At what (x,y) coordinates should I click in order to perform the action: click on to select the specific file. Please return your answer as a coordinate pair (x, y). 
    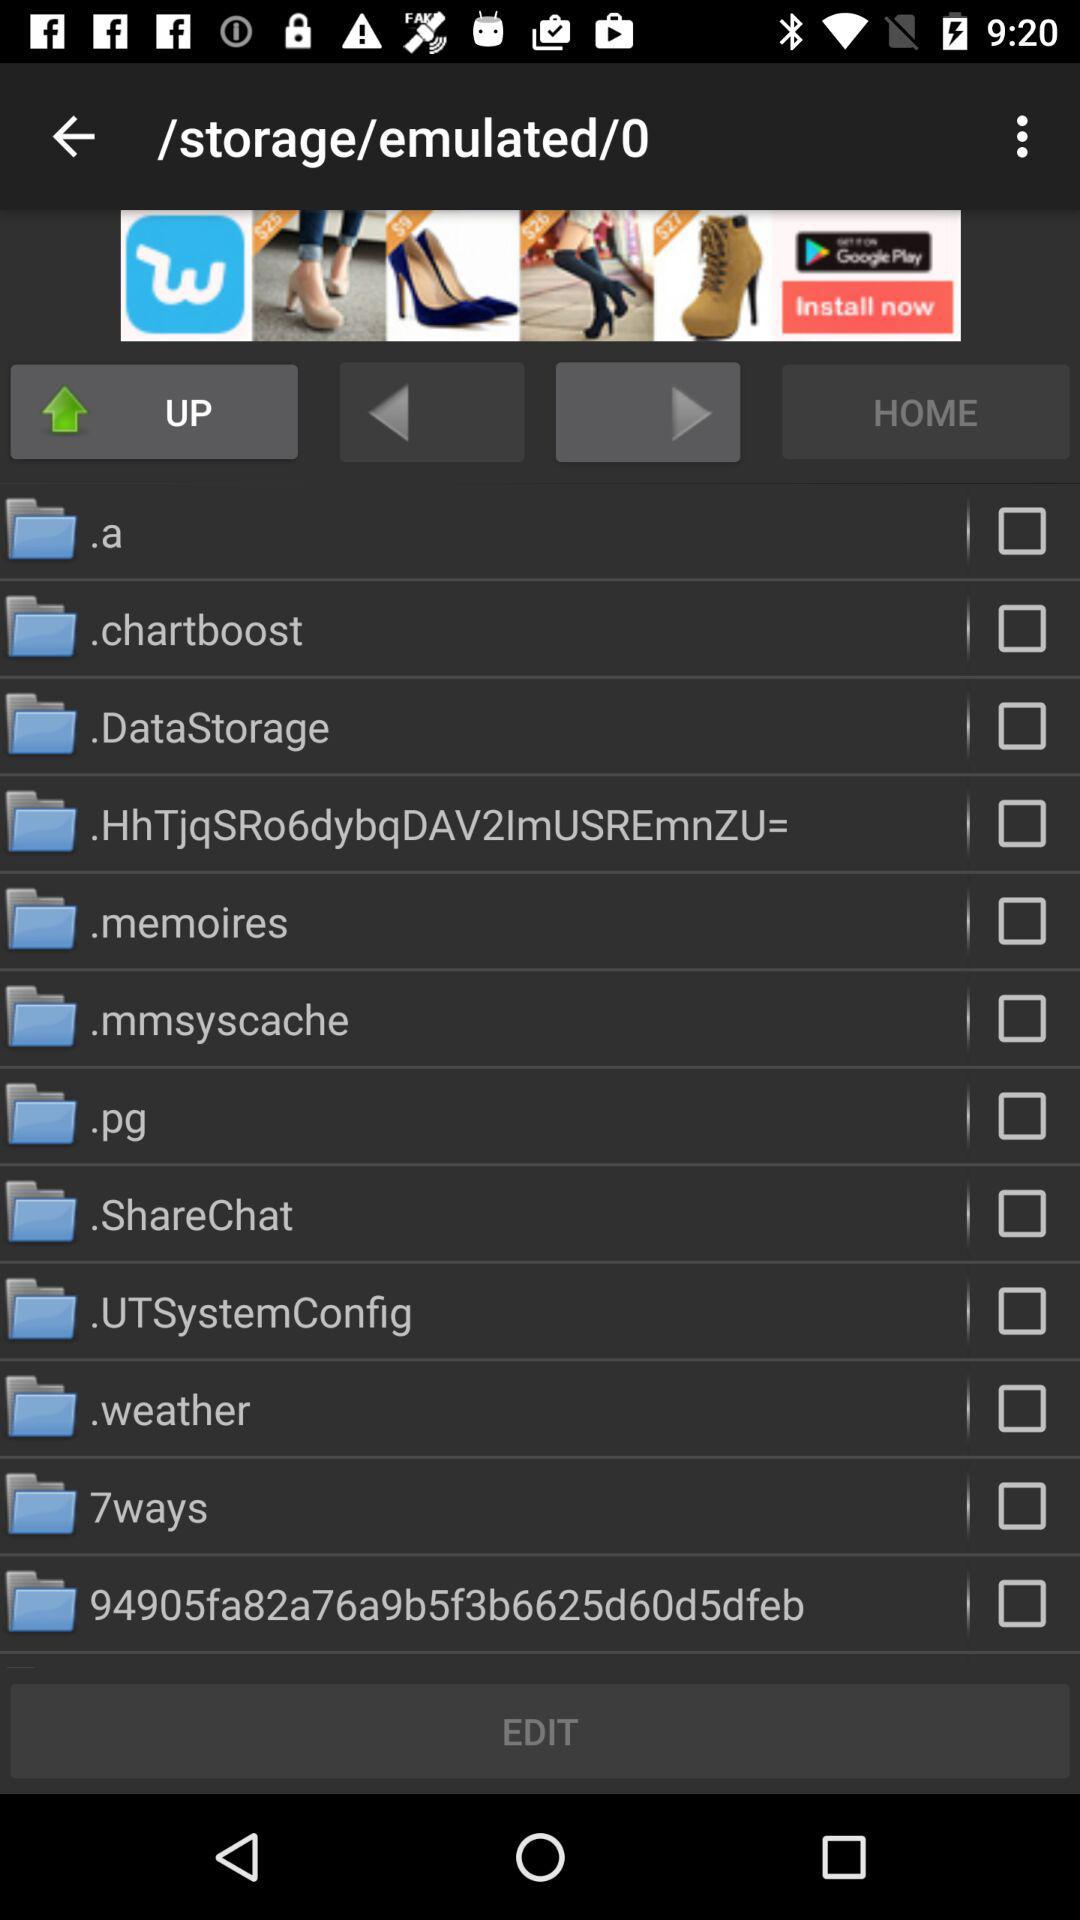
    Looking at the image, I should click on (1024, 823).